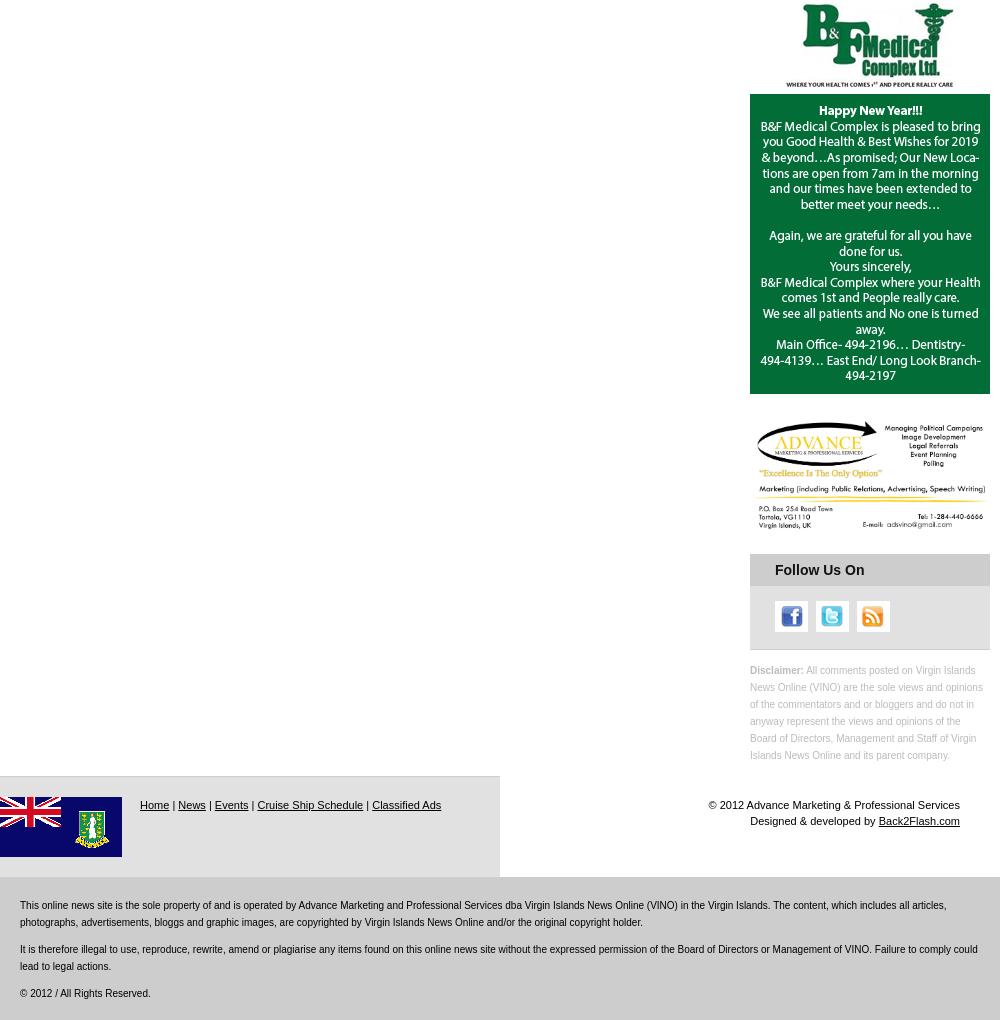 Image resolution: width=1000 pixels, height=1020 pixels. Describe the element at coordinates (482, 913) in the screenshot. I see `'This online news site is the sole property of and is operated by Advance Marketing and Professional Services dba Virgin Islands News Online (VINO) in the Virgin Islands. The content, which includes all articles, photographs, advertisements, bloggs and graphic images, are copyrighted by Virgin Islands News Online and/or the original copyright holder.'` at that location.